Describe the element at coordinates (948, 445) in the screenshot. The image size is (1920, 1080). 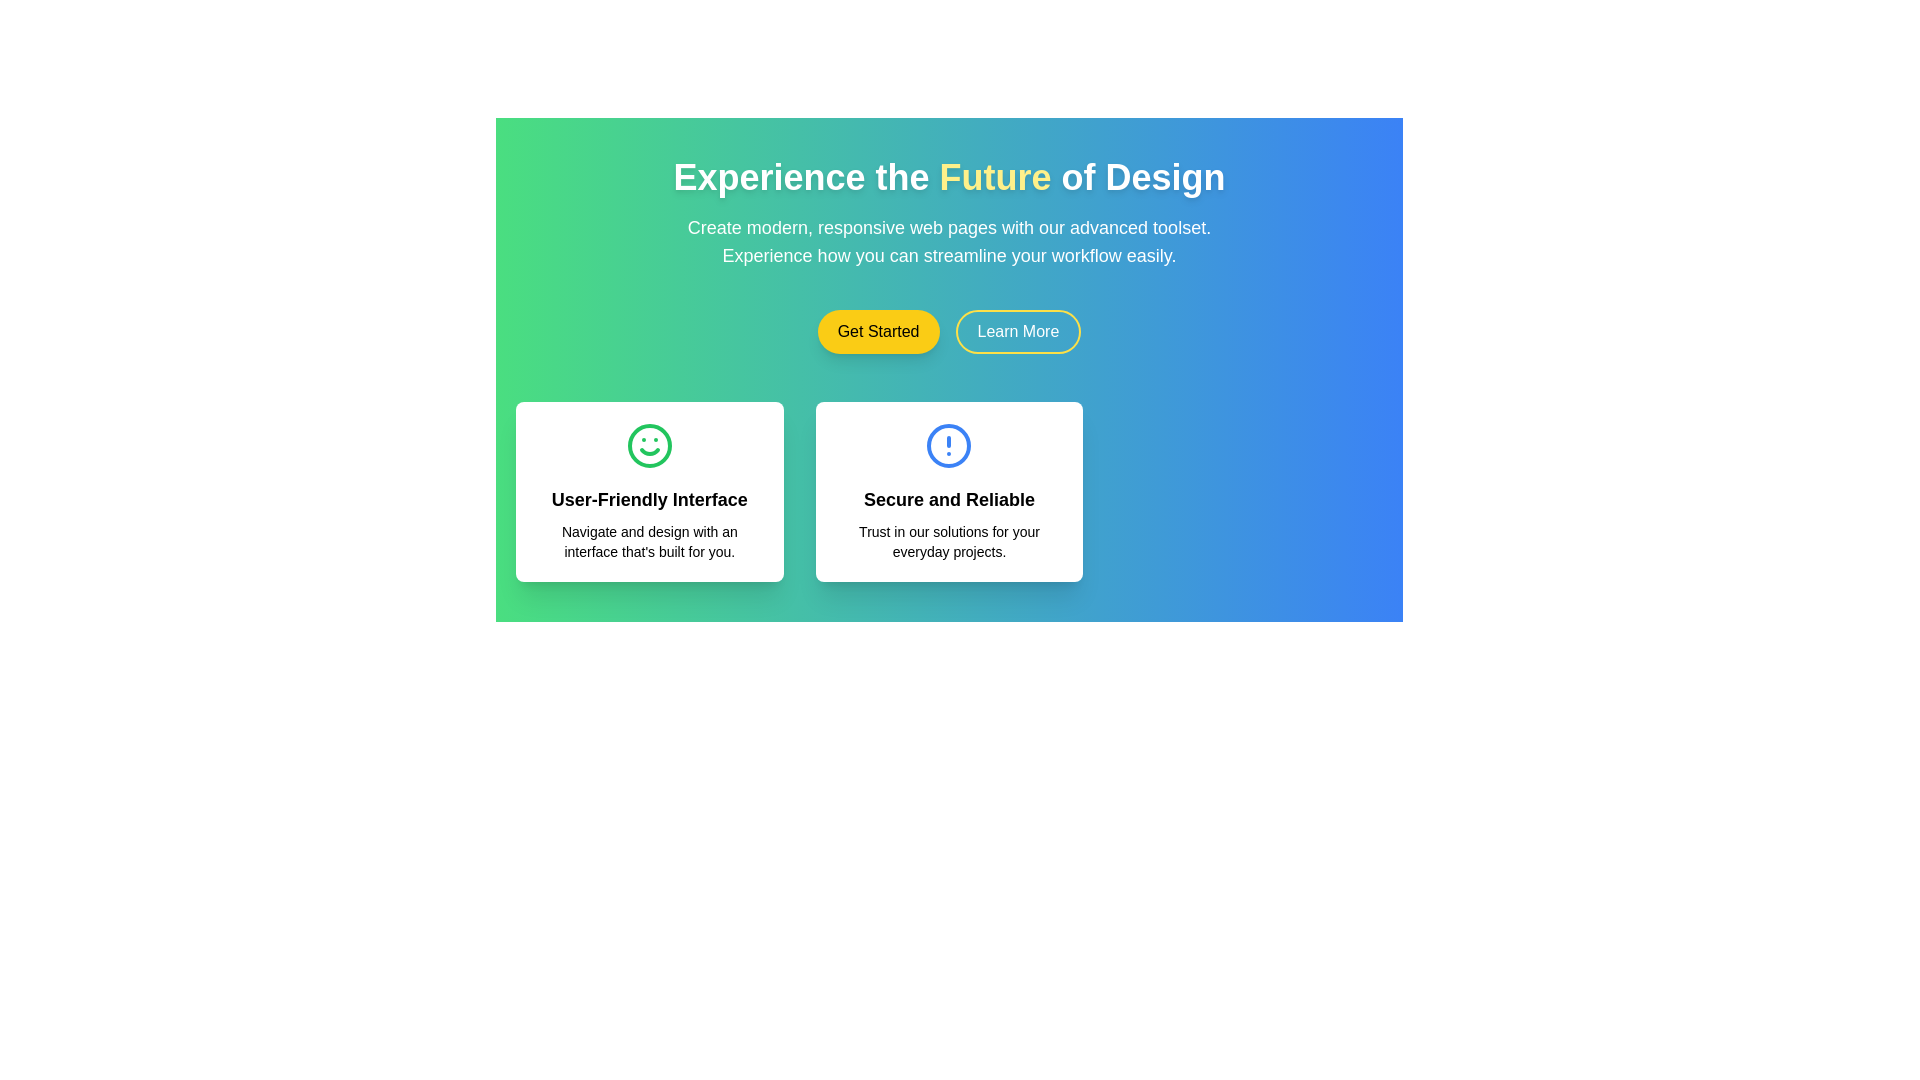
I see `the circular icon with a blue border and blue exclamation mark symbol, which is located in the middle of the card labeled 'Secure and Reliable'` at that location.